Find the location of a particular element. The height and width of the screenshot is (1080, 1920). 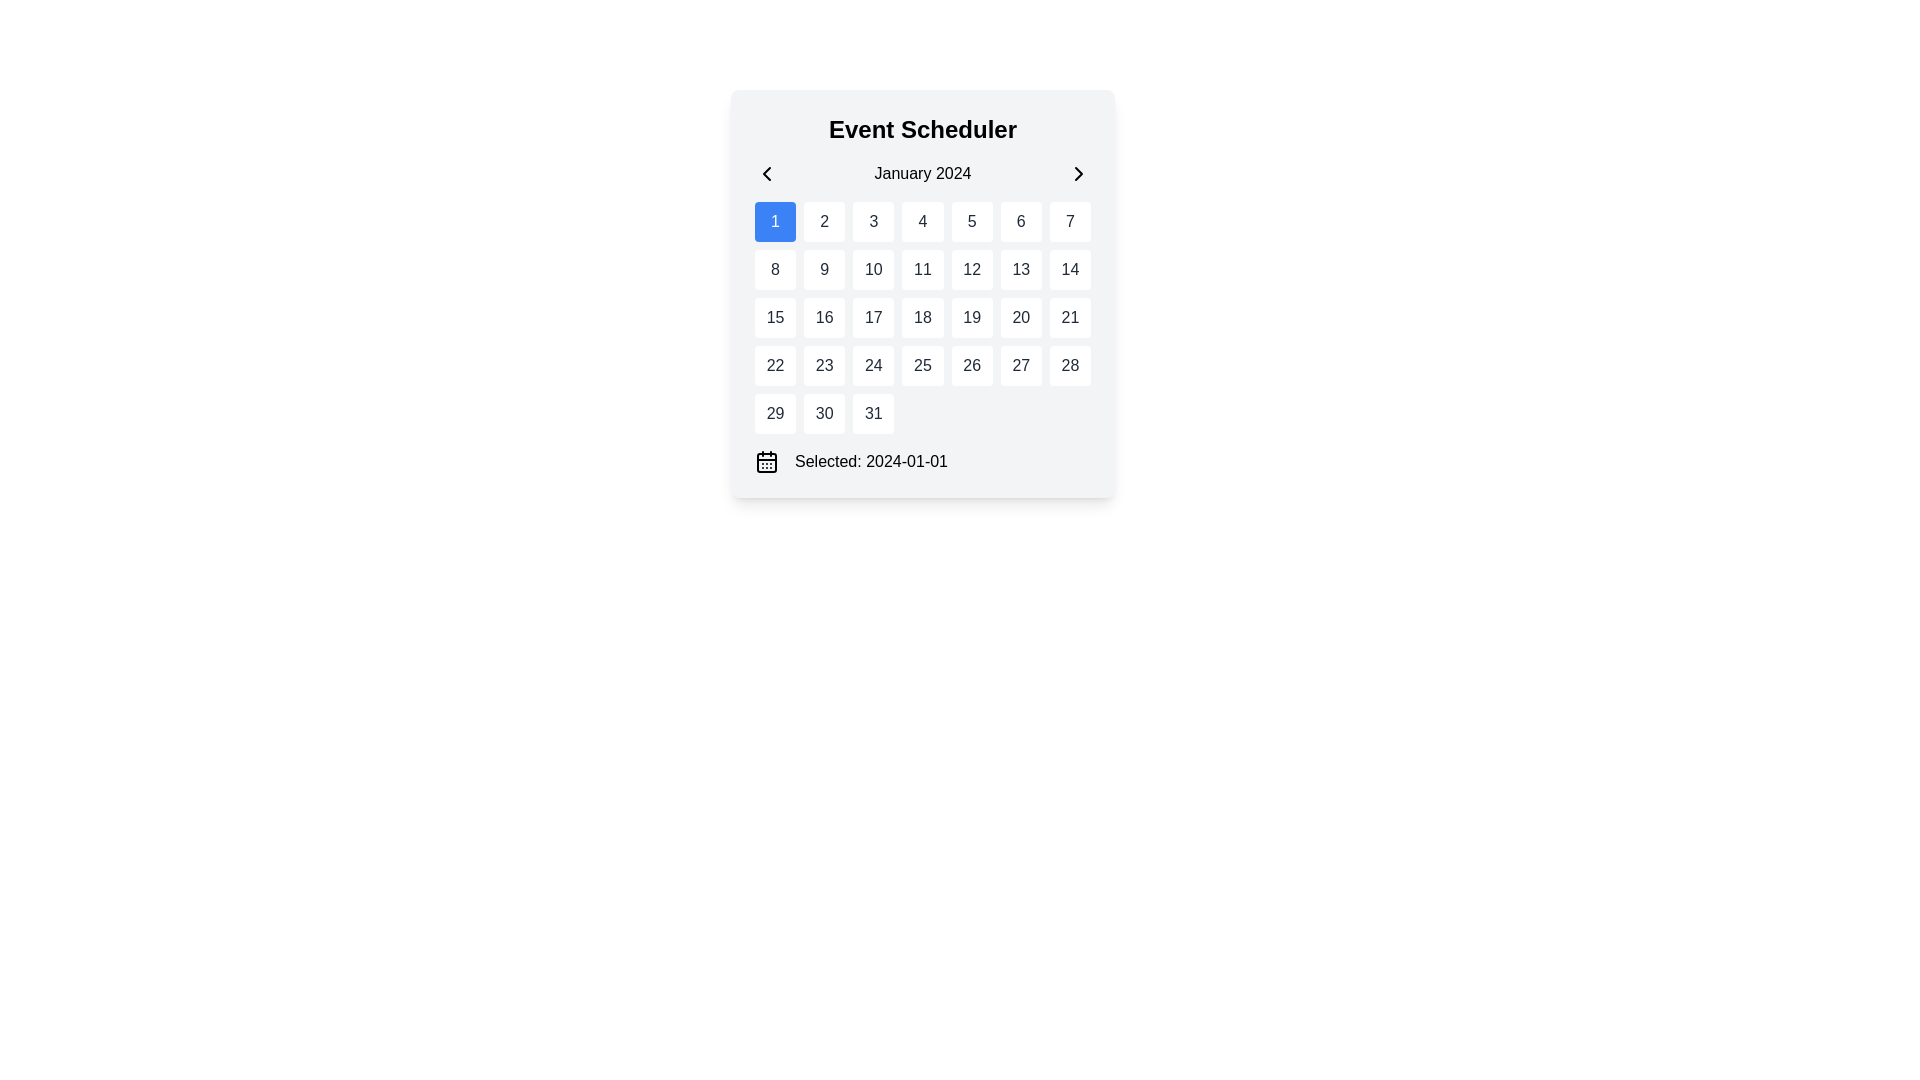

the white square button with rounded corners displaying the number '8' in the 'Event Scheduler' component is located at coordinates (774, 270).